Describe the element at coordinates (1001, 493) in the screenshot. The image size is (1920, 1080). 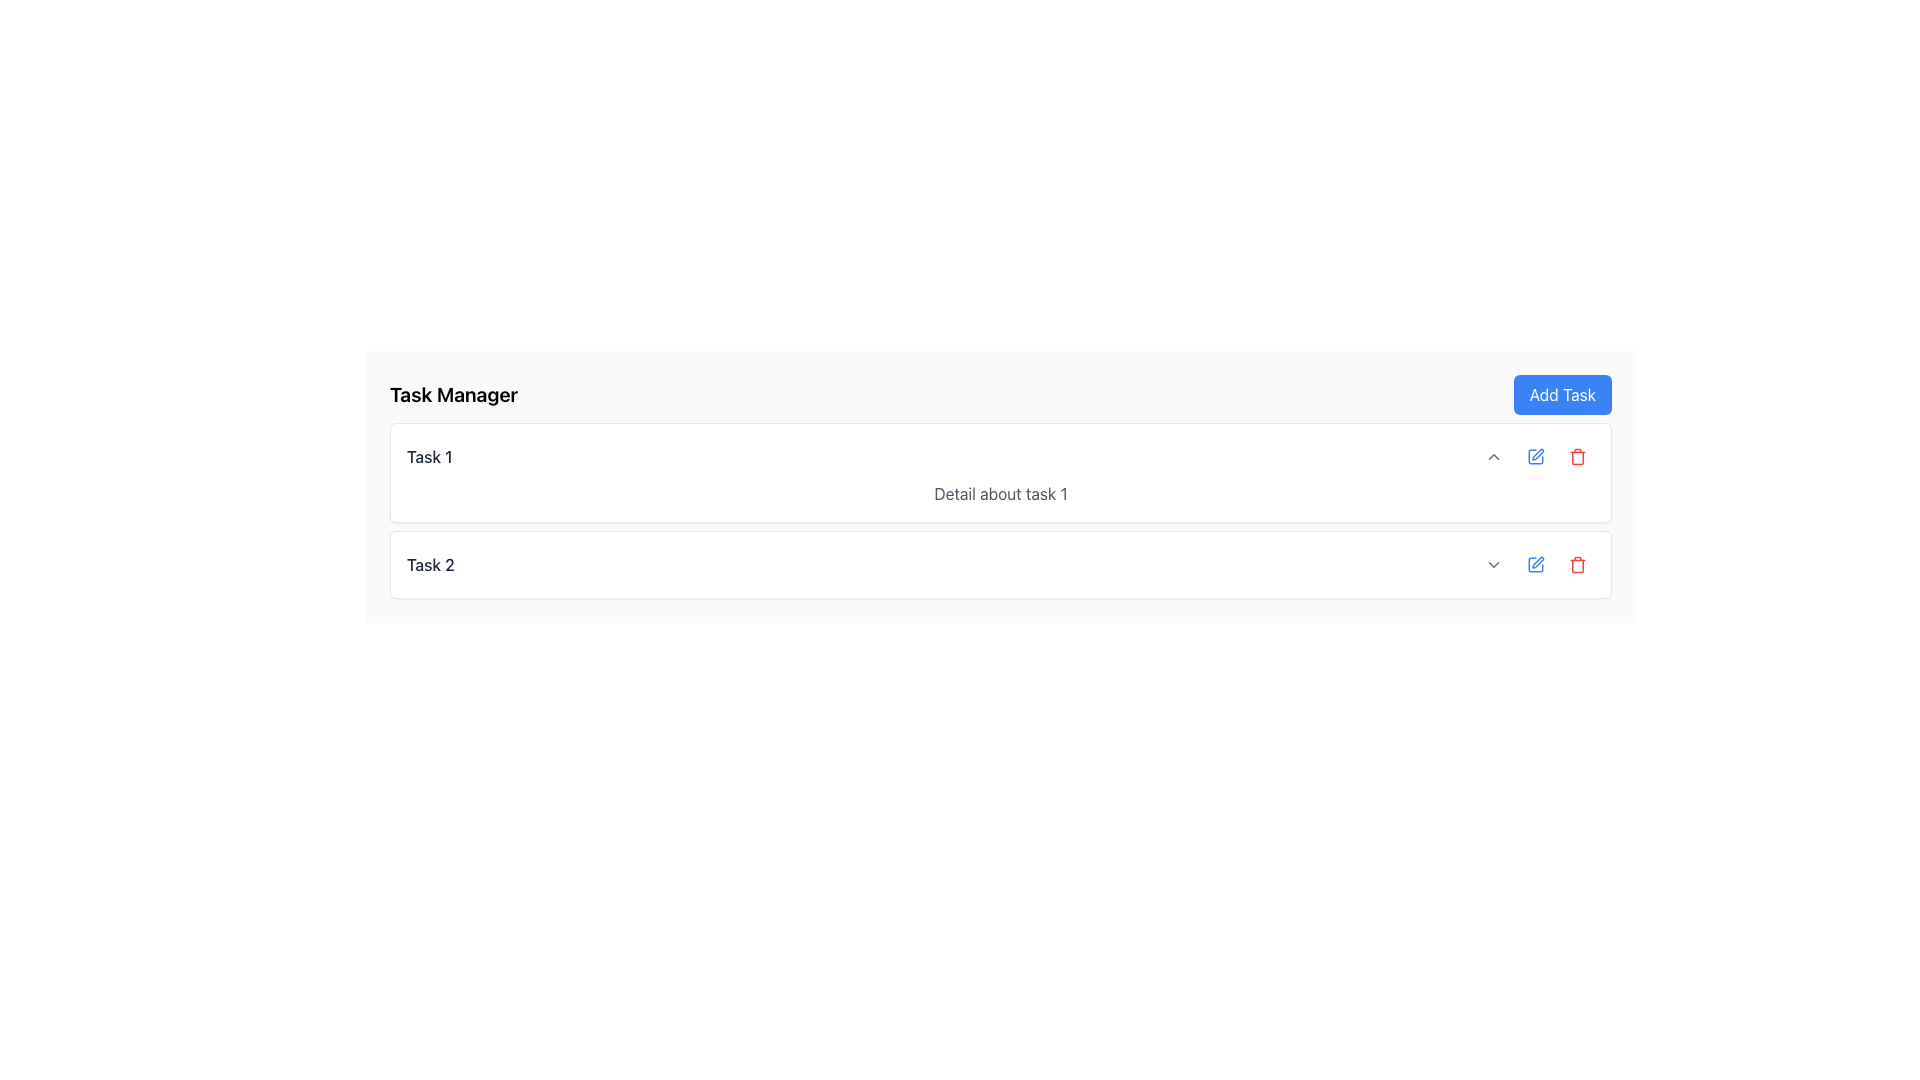
I see `the text label stating 'Detail about task 1' located beneath the heading 'Task 1' to focus or select it` at that location.